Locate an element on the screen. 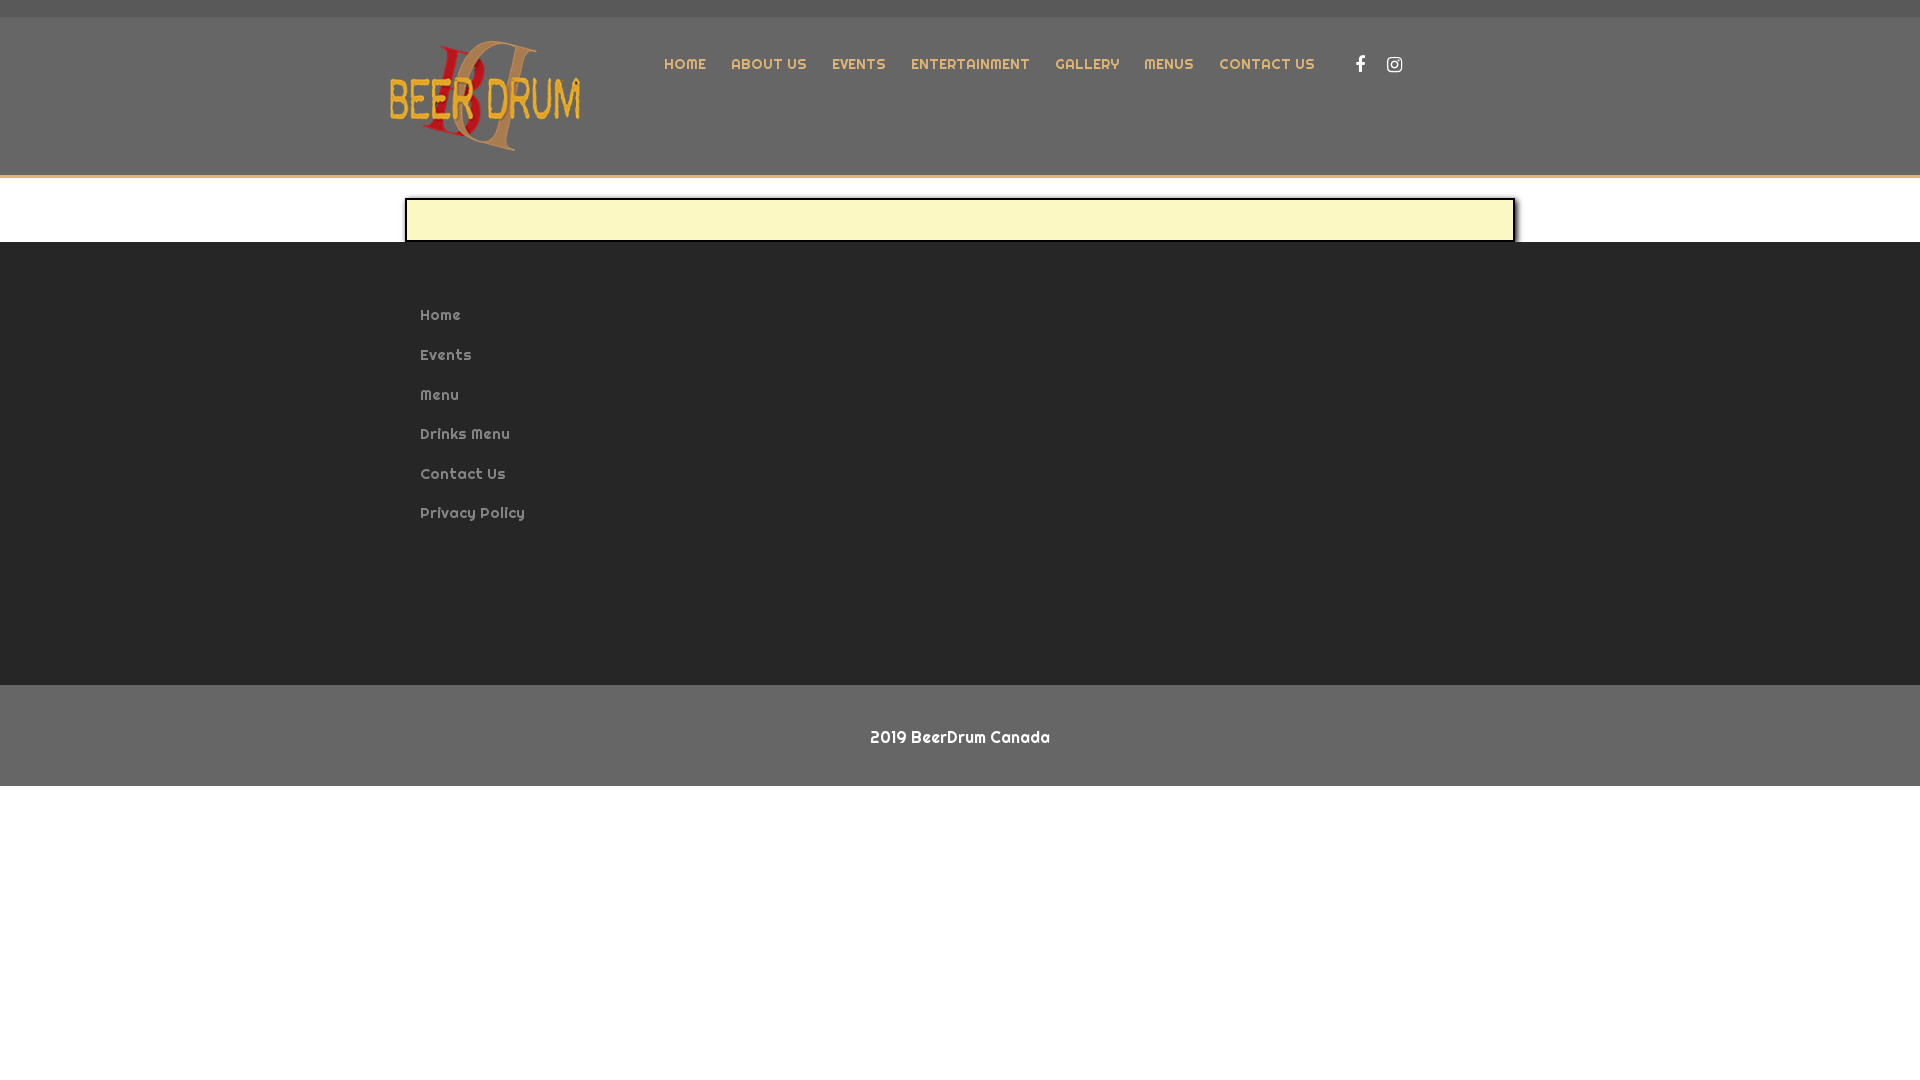 This screenshot has width=1920, height=1080. 'ABOUT US' is located at coordinates (767, 63).